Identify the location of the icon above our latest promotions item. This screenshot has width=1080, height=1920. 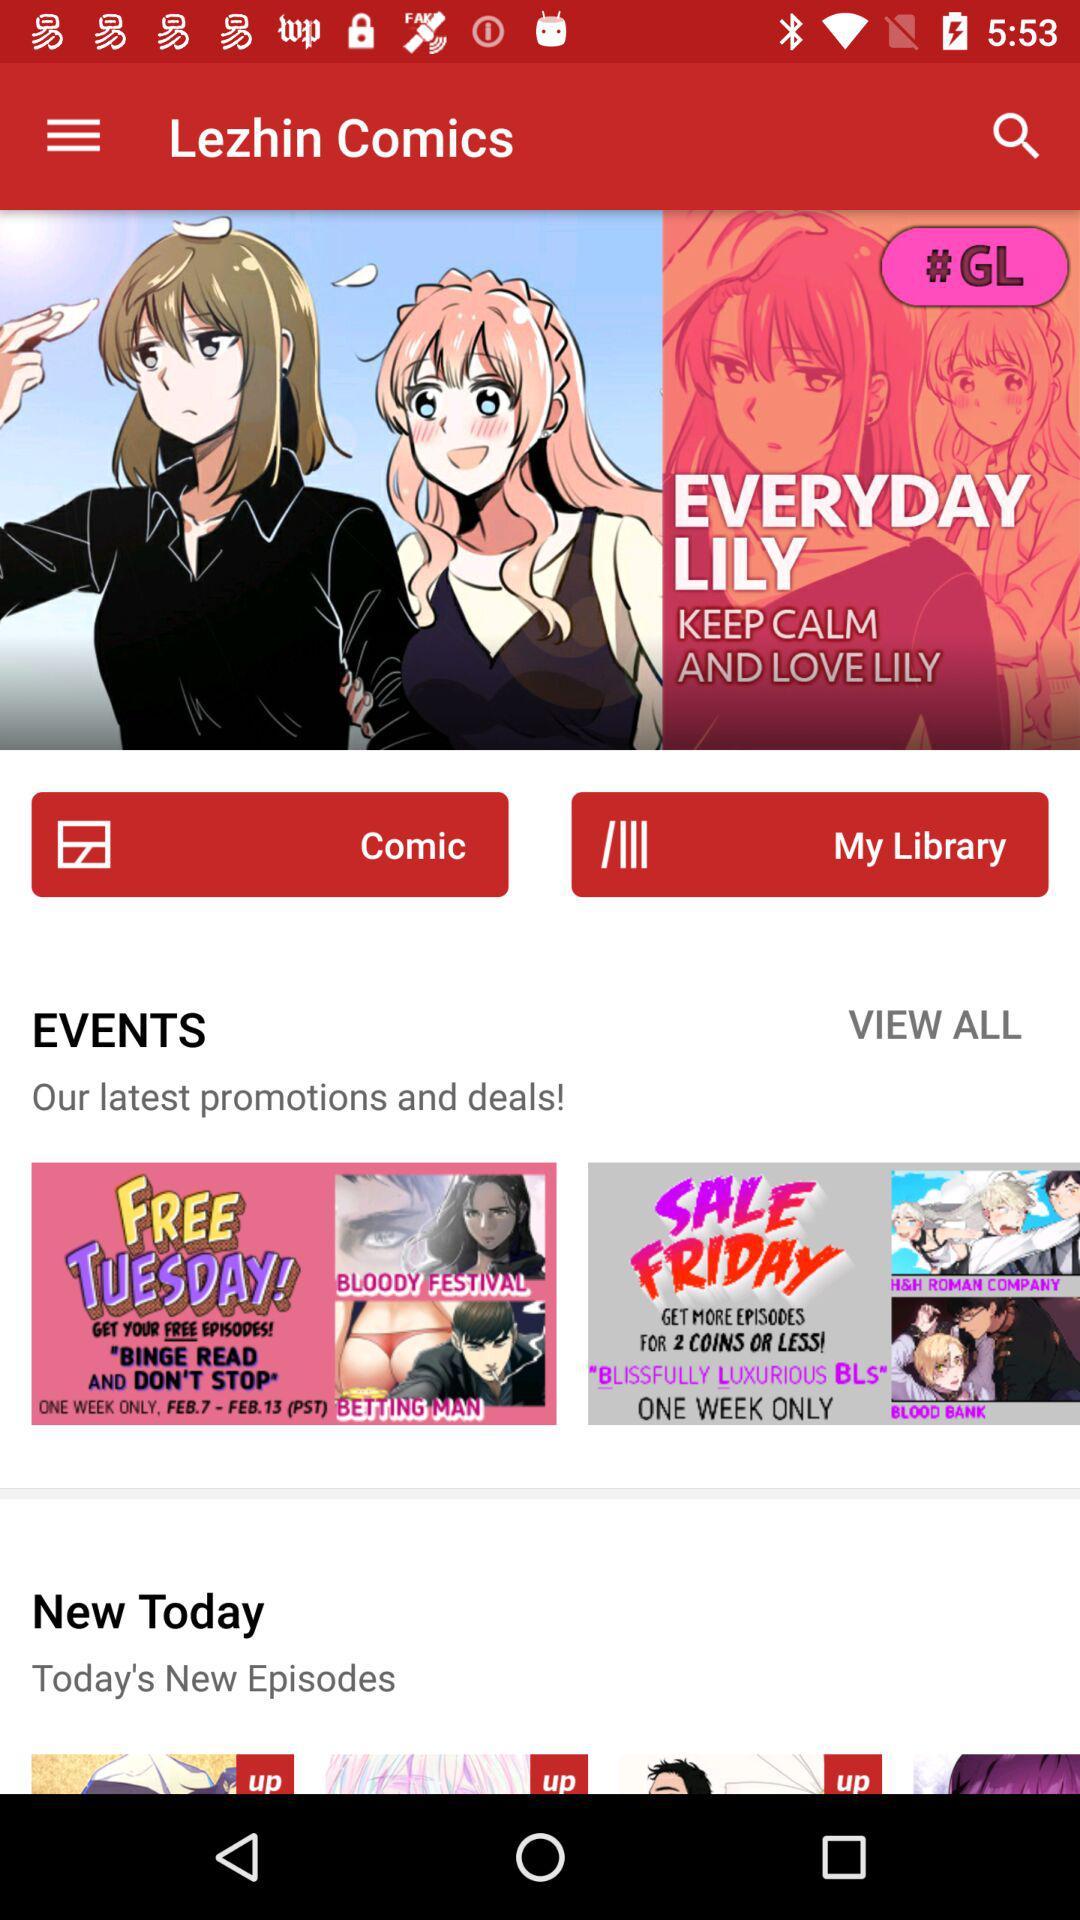
(935, 1028).